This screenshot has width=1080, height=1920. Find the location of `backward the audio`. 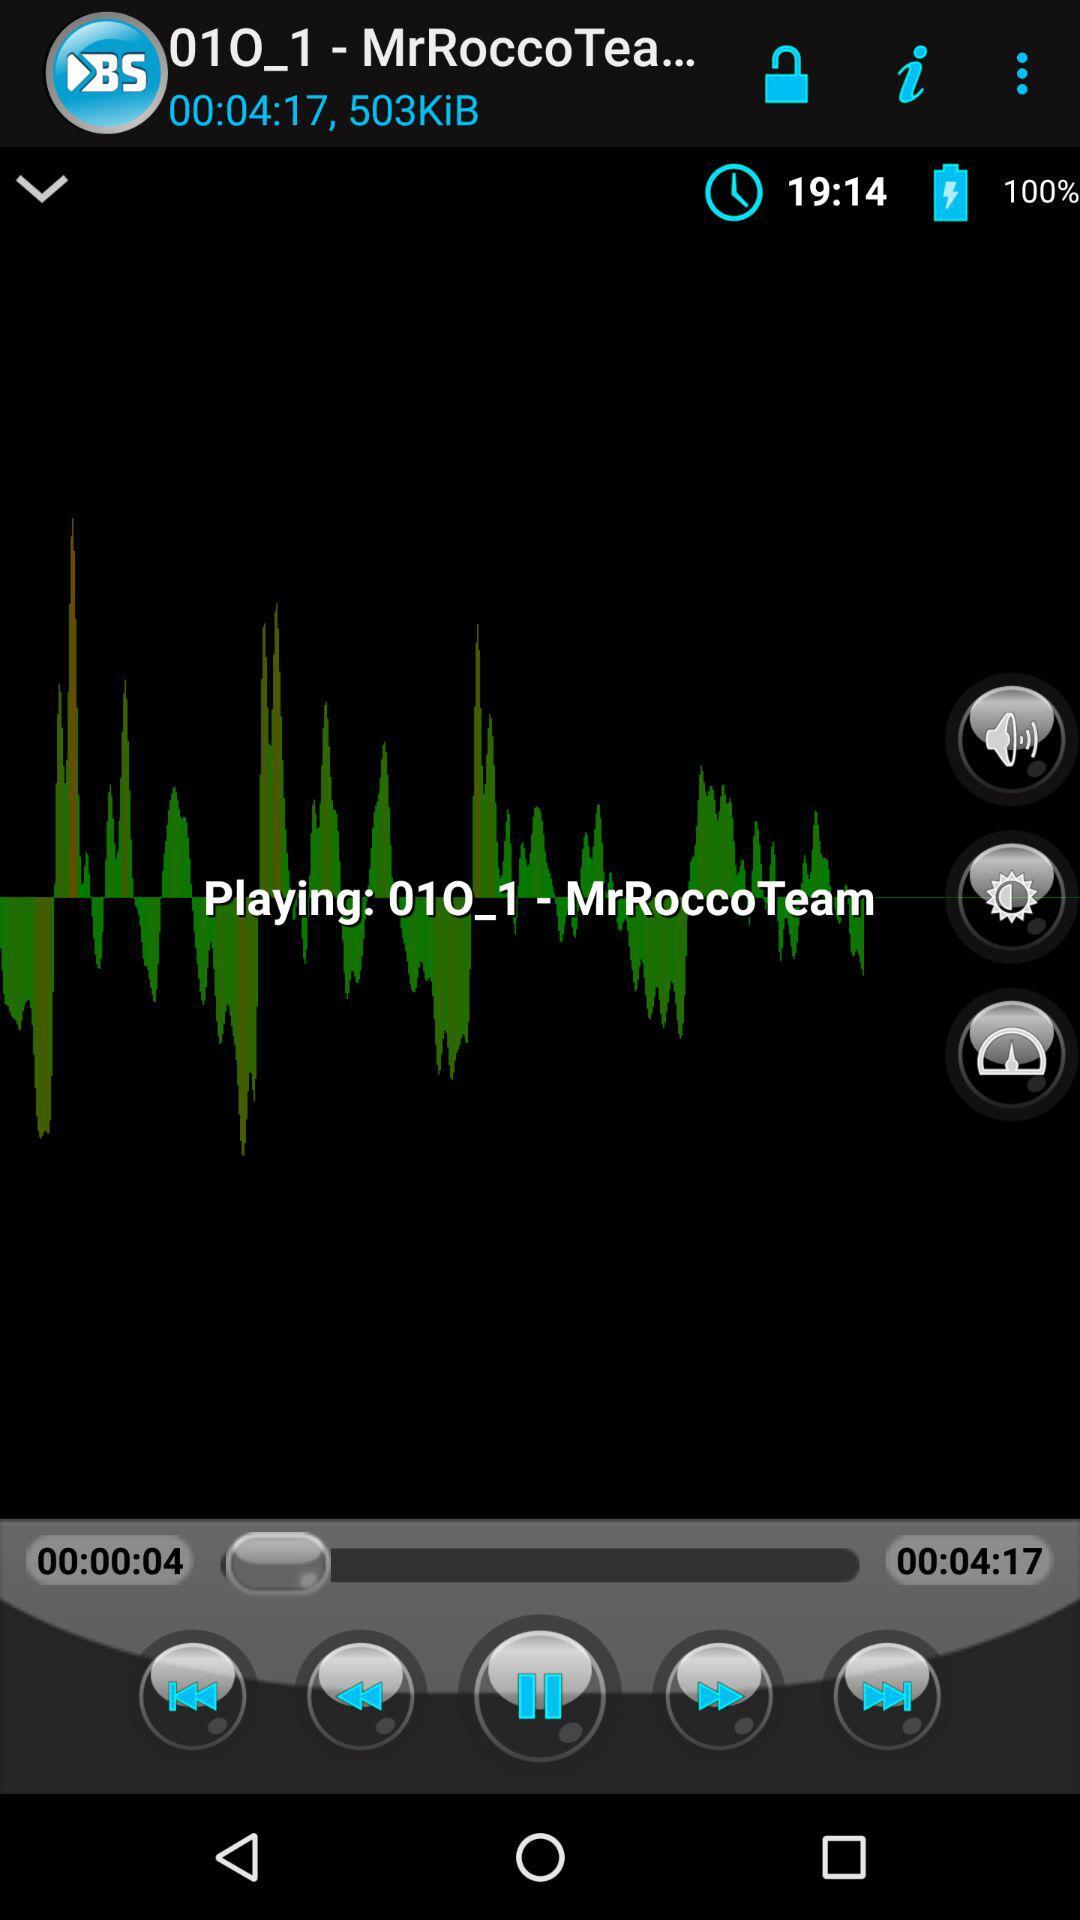

backward the audio is located at coordinates (360, 1695).